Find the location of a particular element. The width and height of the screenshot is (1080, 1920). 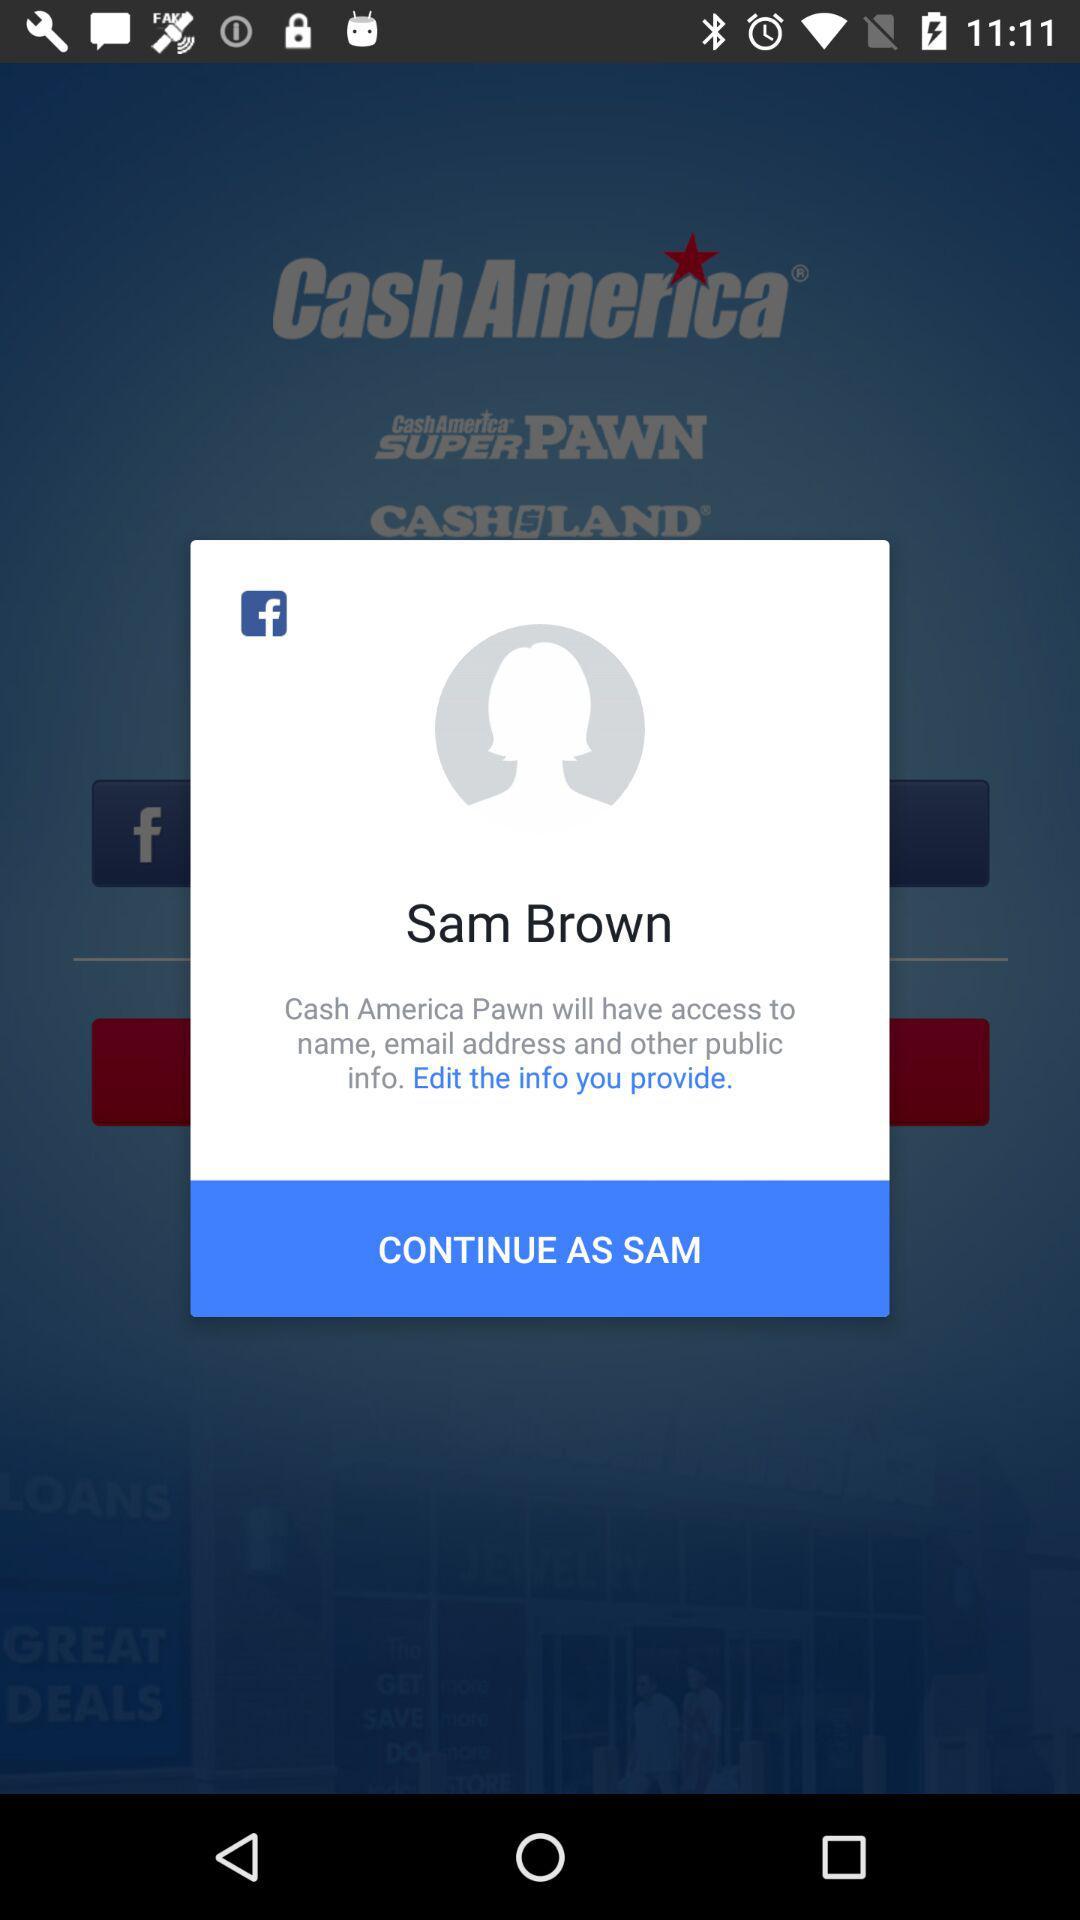

continue as sam is located at coordinates (540, 1247).